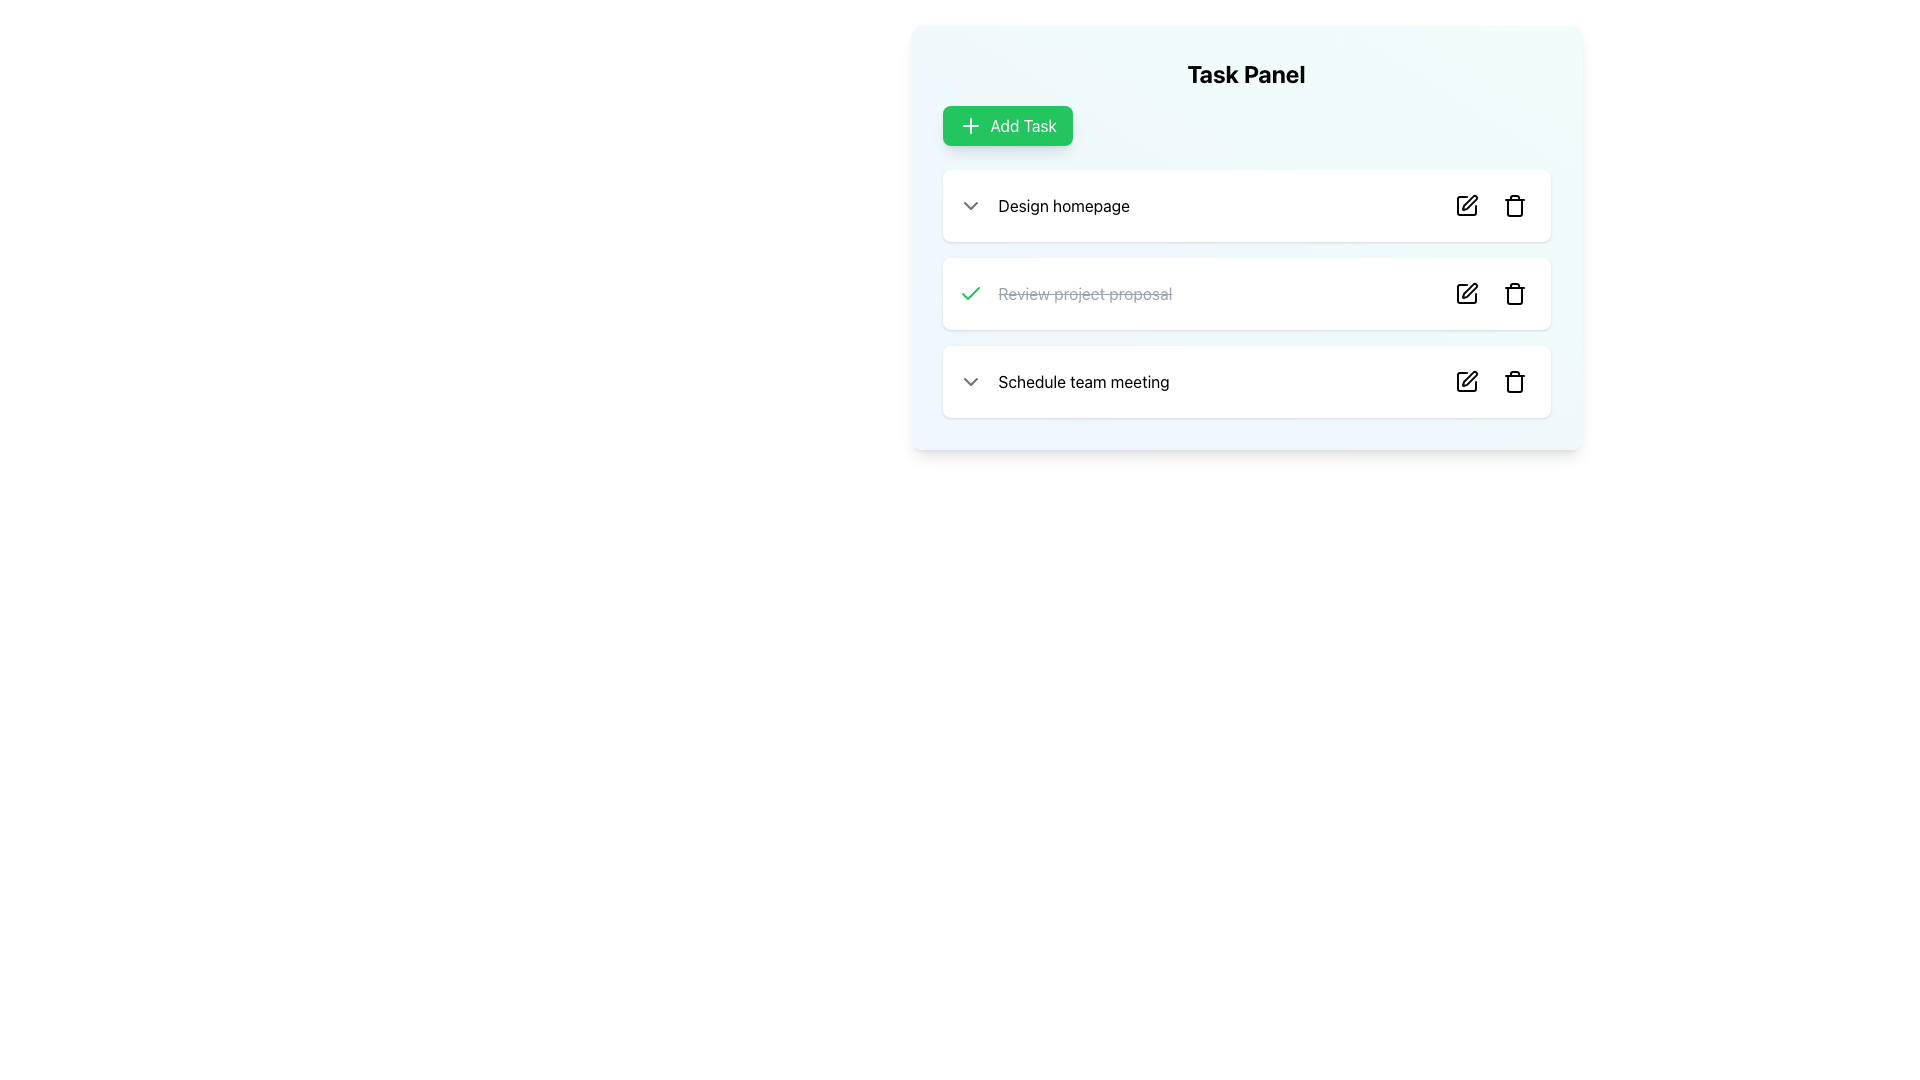  What do you see at coordinates (970, 126) in the screenshot?
I see `the SVG Icon (Plus Sign) located inside the green 'Add Task' button` at bounding box center [970, 126].